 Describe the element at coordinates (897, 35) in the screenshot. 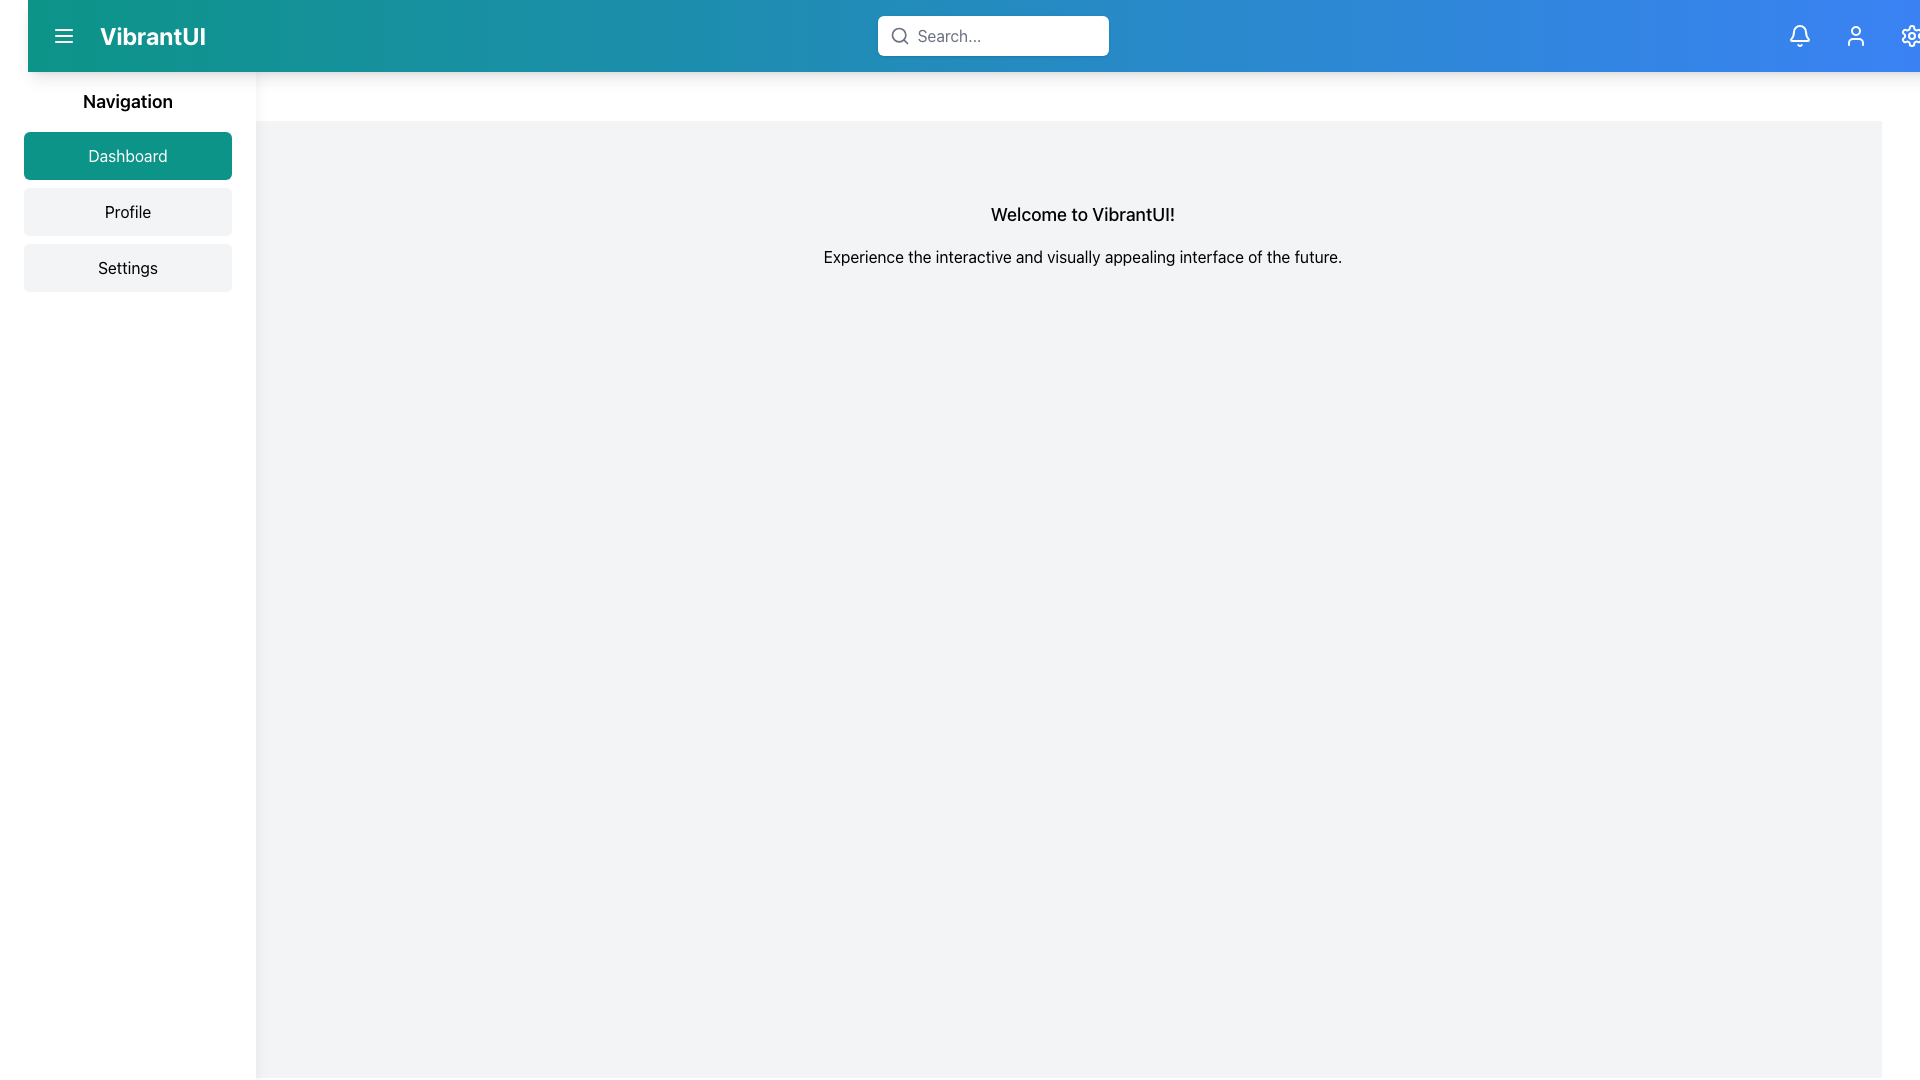

I see `the circular shape of the magnifying glass icon adjacent to the search field to activate the search functionality` at that location.